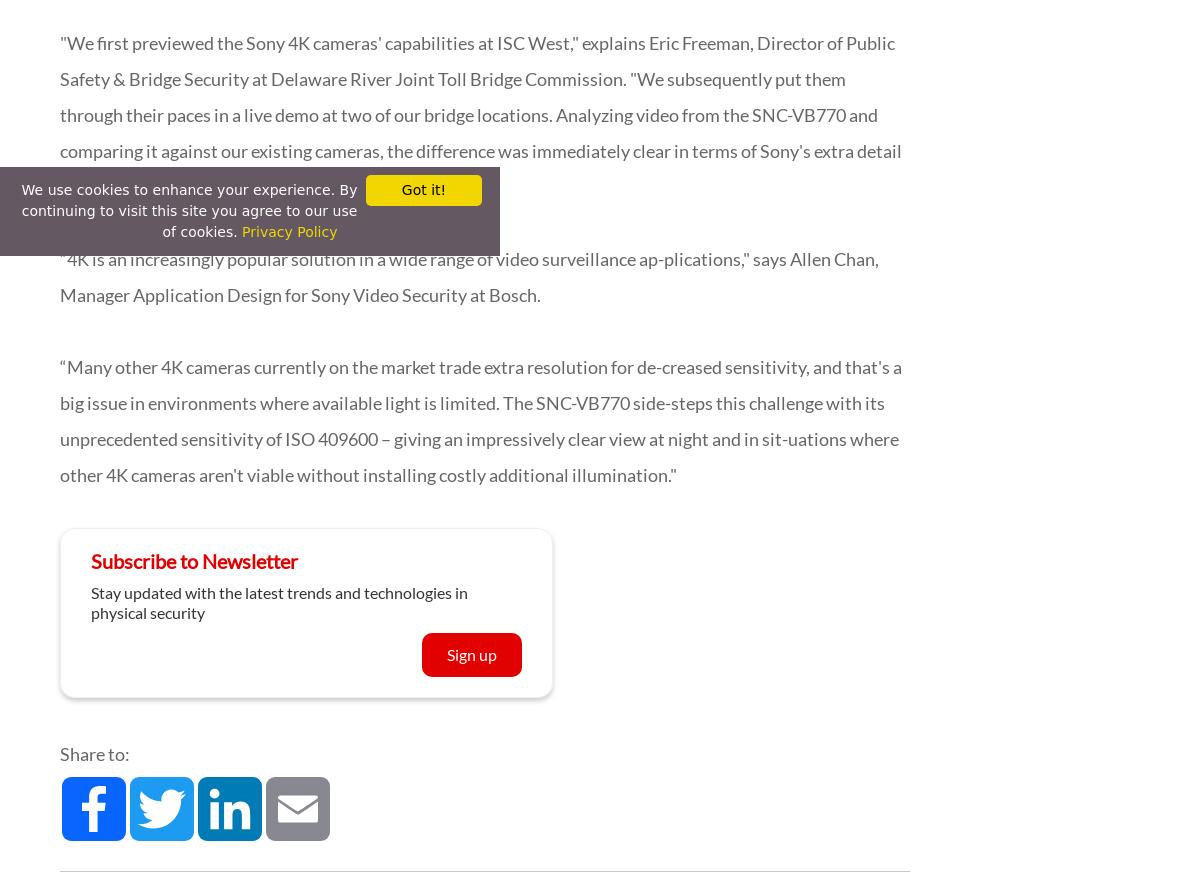 This screenshot has height=872, width=1200. Describe the element at coordinates (447, 654) in the screenshot. I see `'Sign up'` at that location.